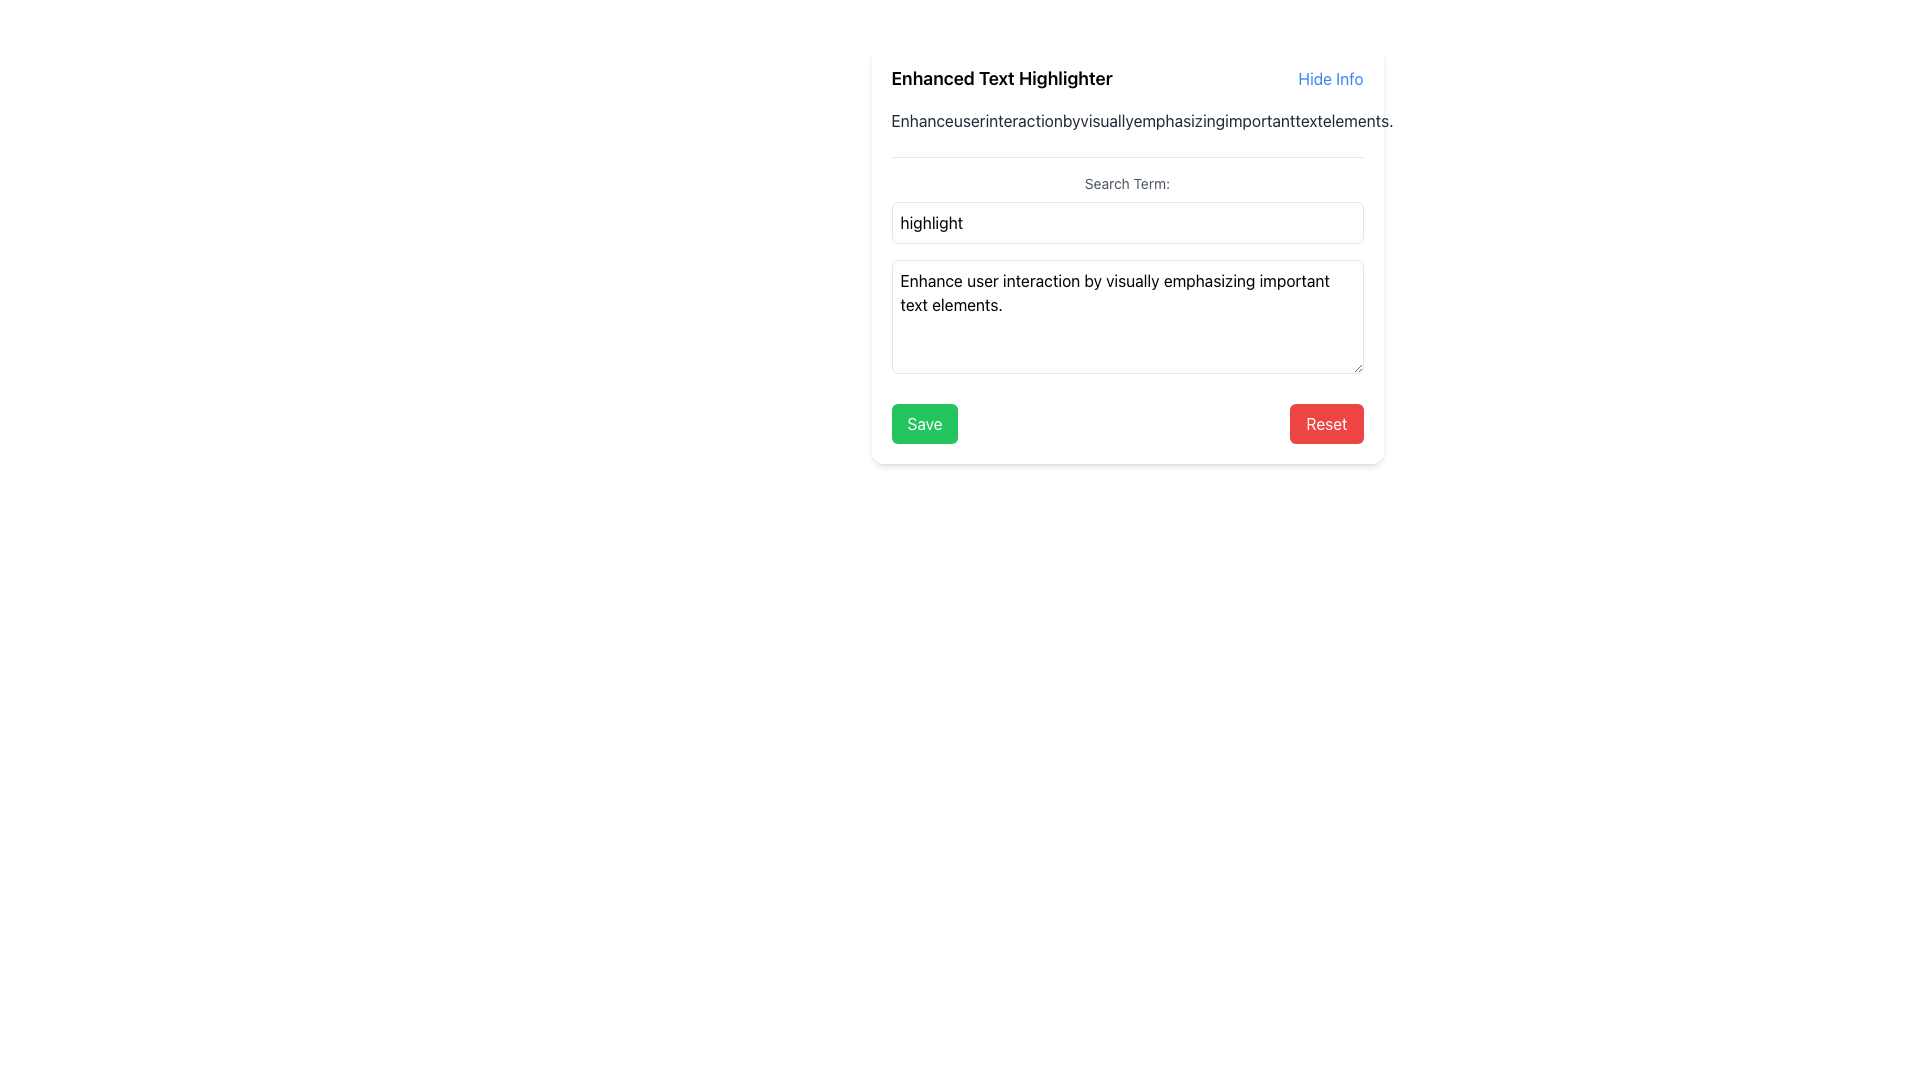  I want to click on label 'Search Term:' which is styled with a light gray font and appears above the input field, so click(1127, 184).